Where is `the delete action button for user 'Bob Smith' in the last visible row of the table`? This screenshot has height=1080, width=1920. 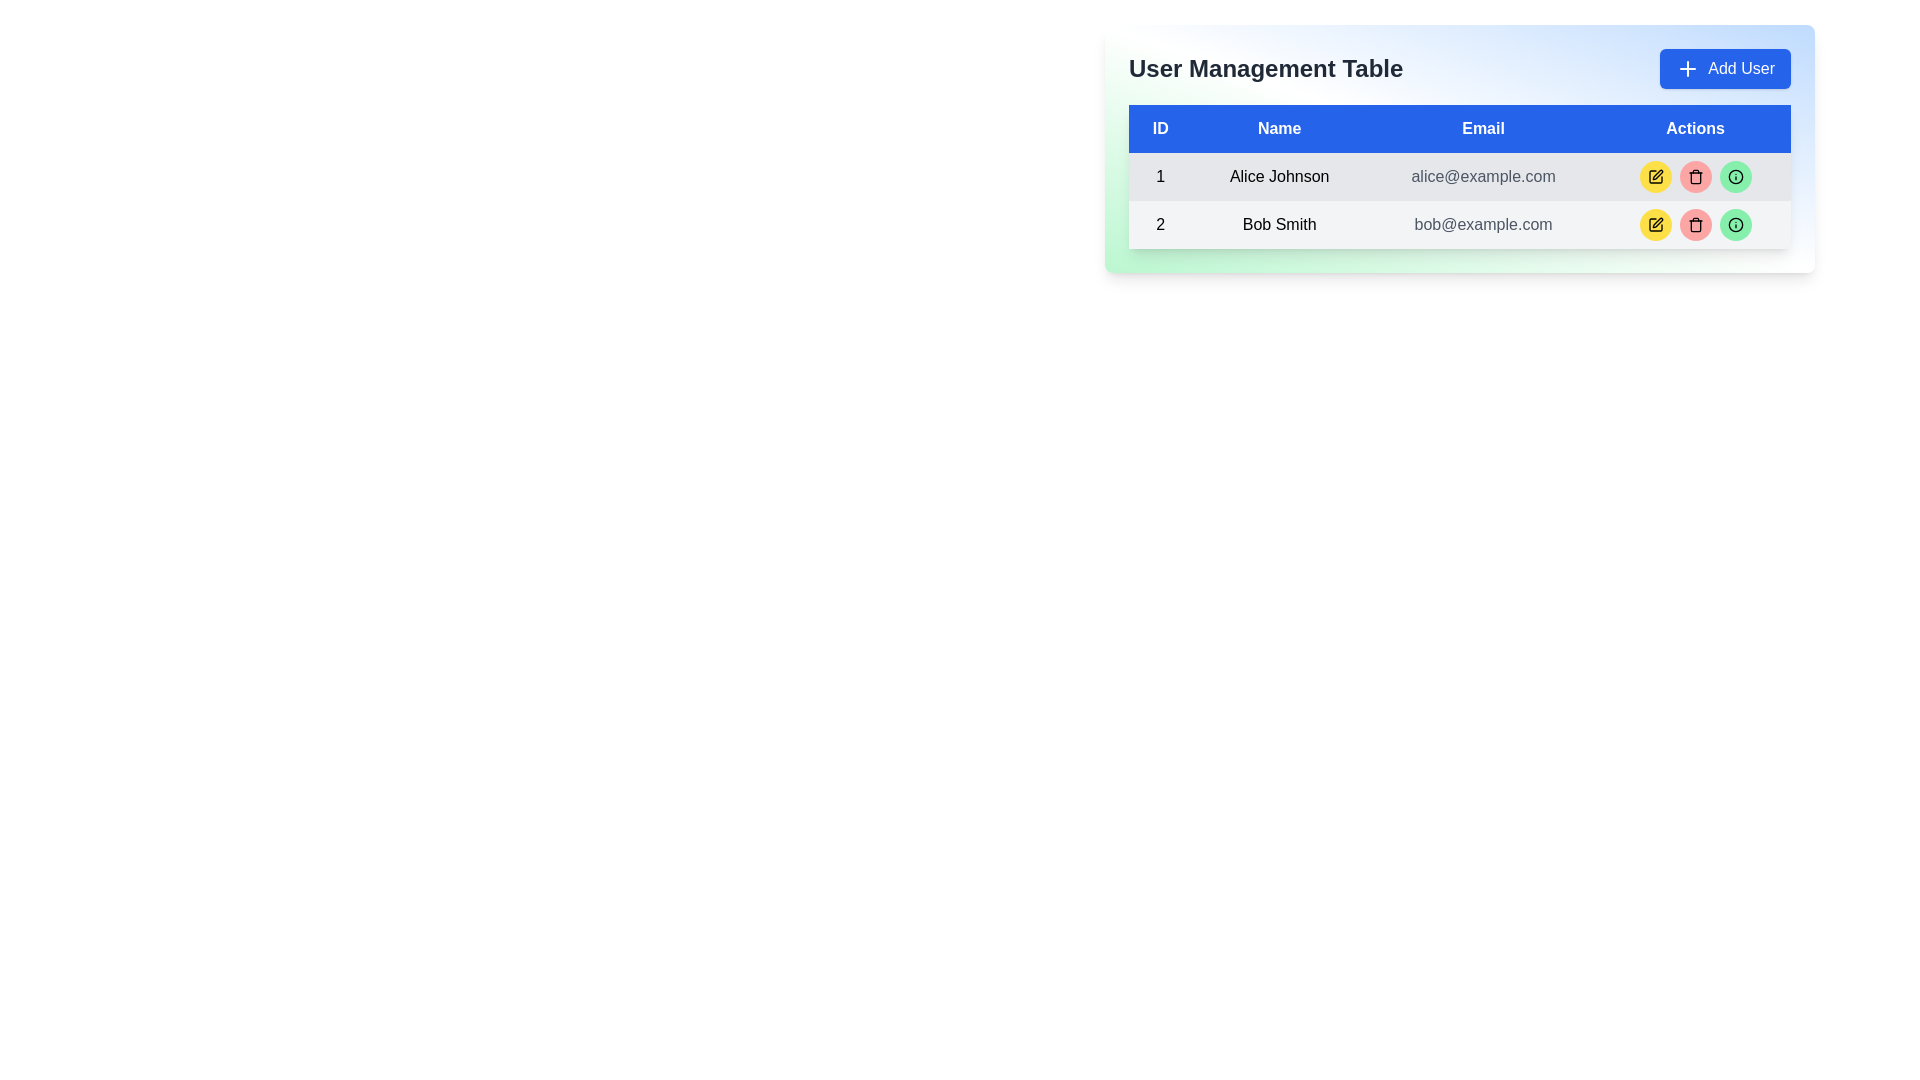 the delete action button for user 'Bob Smith' in the last visible row of the table is located at coordinates (1694, 224).